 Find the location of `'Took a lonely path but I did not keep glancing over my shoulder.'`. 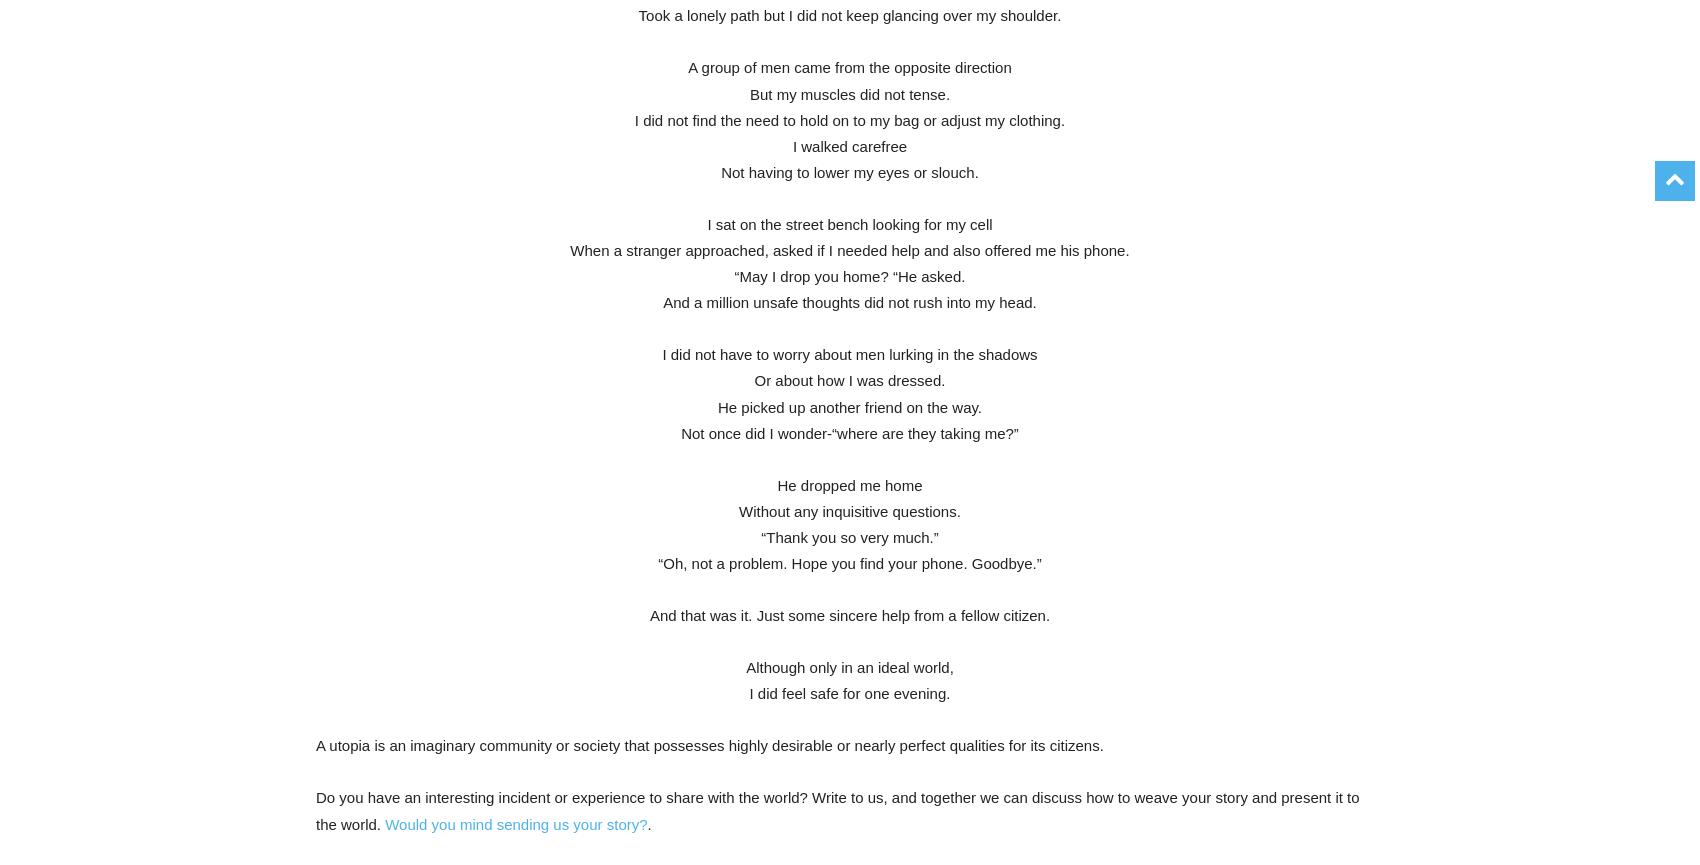

'Took a lonely path but I did not keep glancing over my shoulder.' is located at coordinates (848, 15).